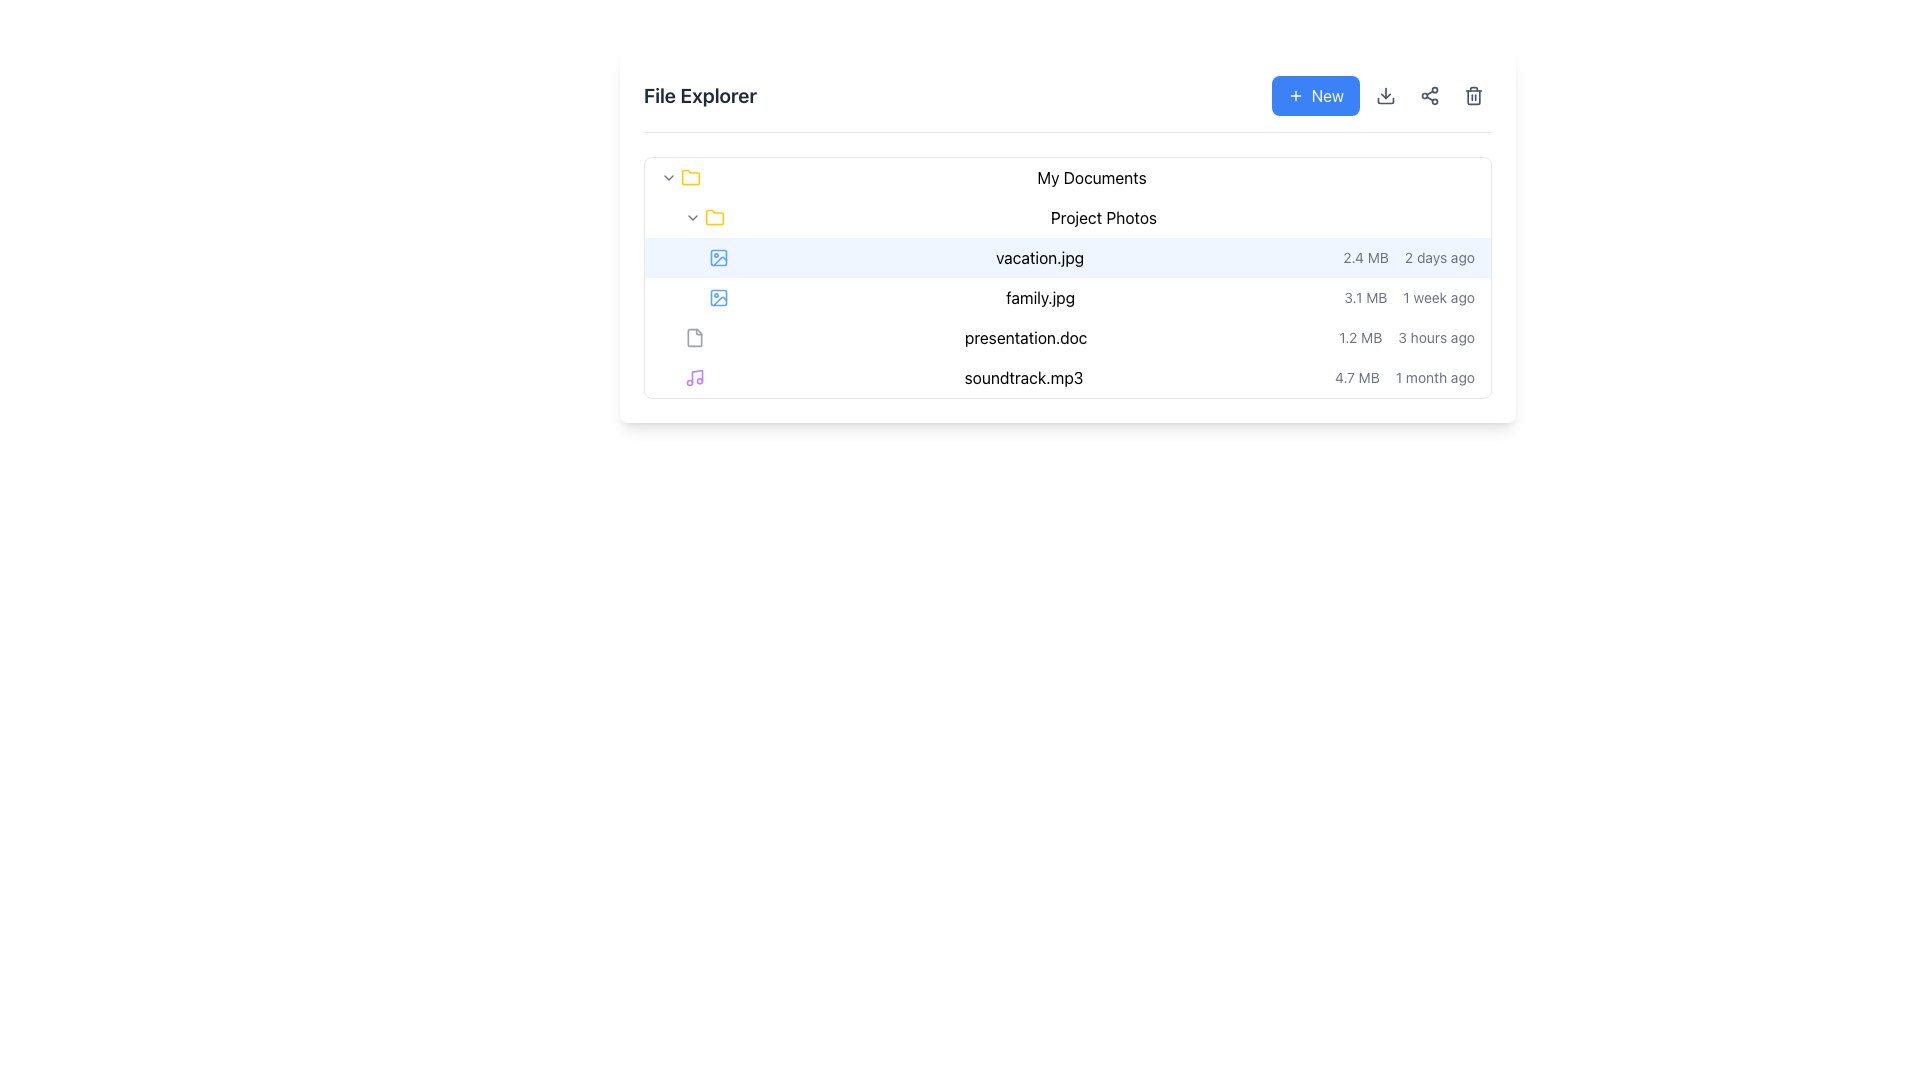 The height and width of the screenshot is (1080, 1920). What do you see at coordinates (1067, 257) in the screenshot?
I see `the second file entry row under the 'Project Photos' section in the file explorer` at bounding box center [1067, 257].